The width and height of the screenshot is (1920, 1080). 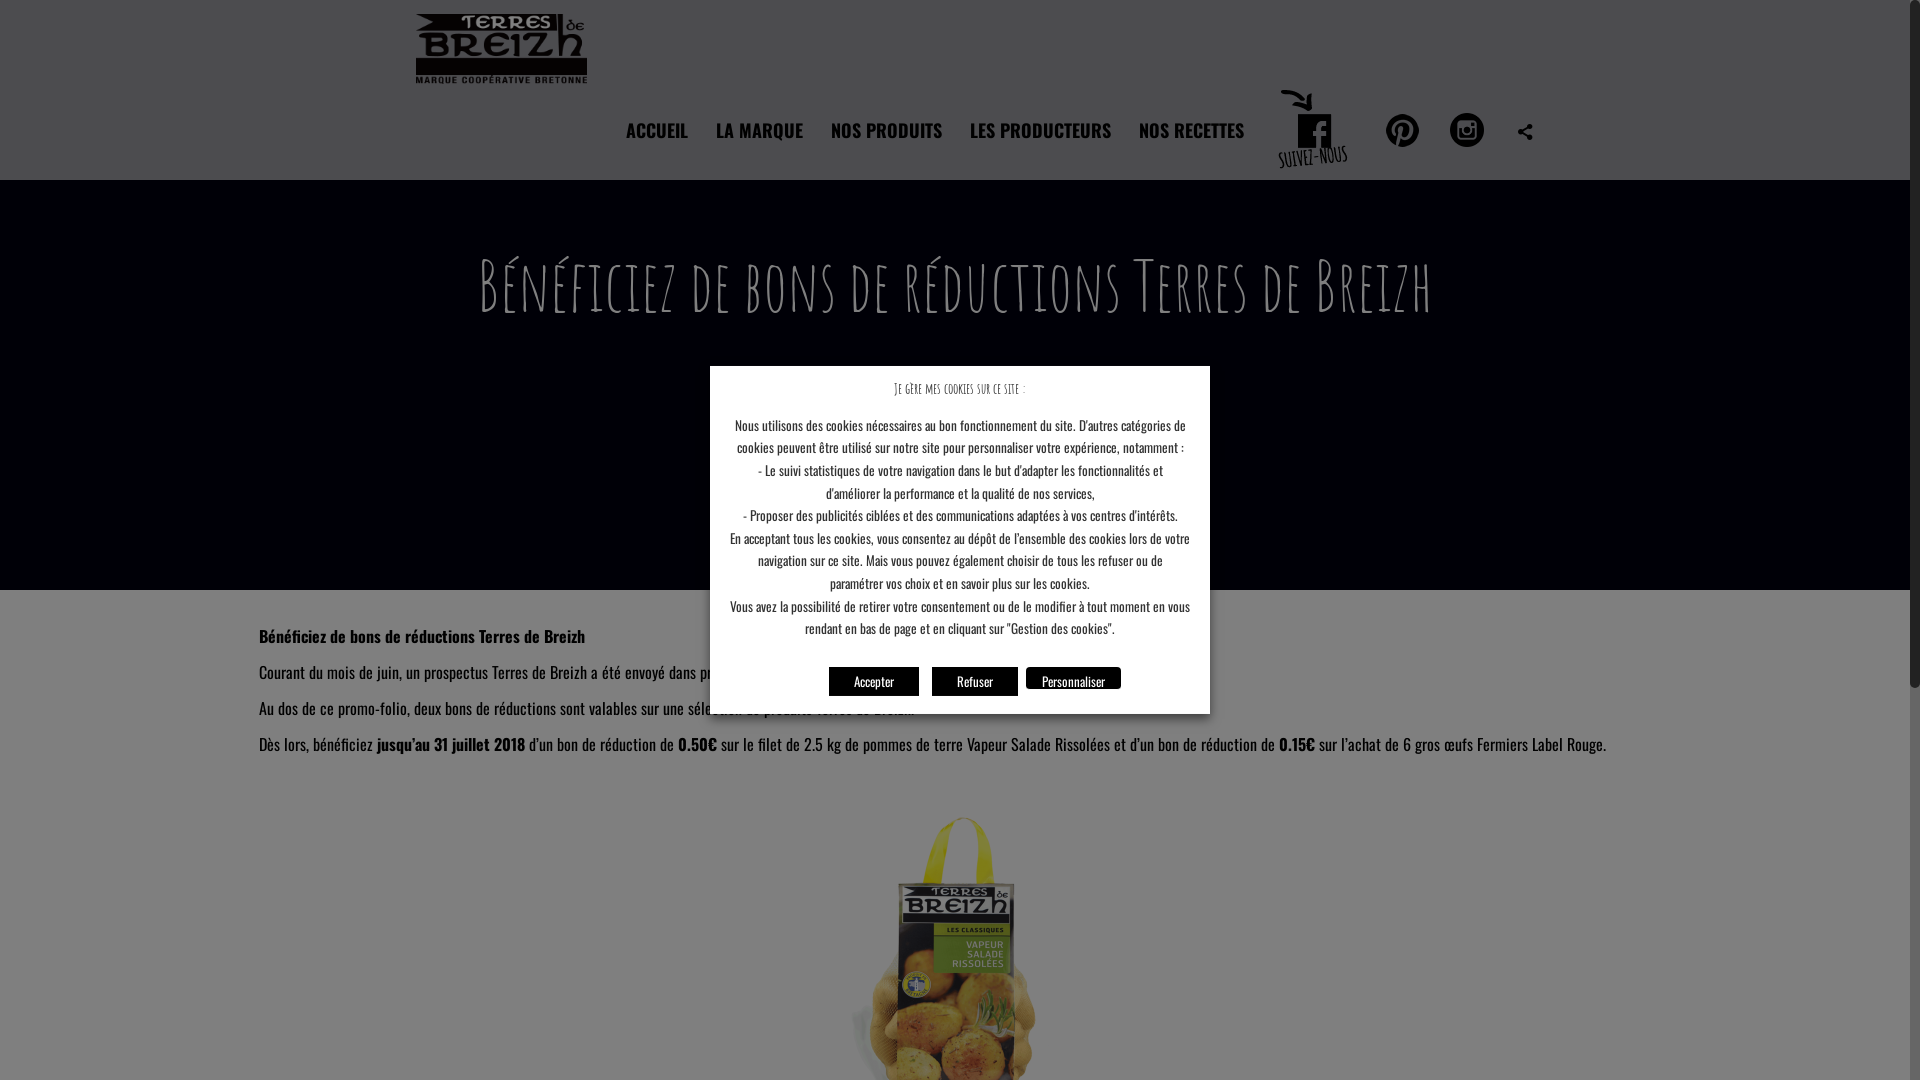 I want to click on 'Personnaliser', so click(x=1072, y=677).